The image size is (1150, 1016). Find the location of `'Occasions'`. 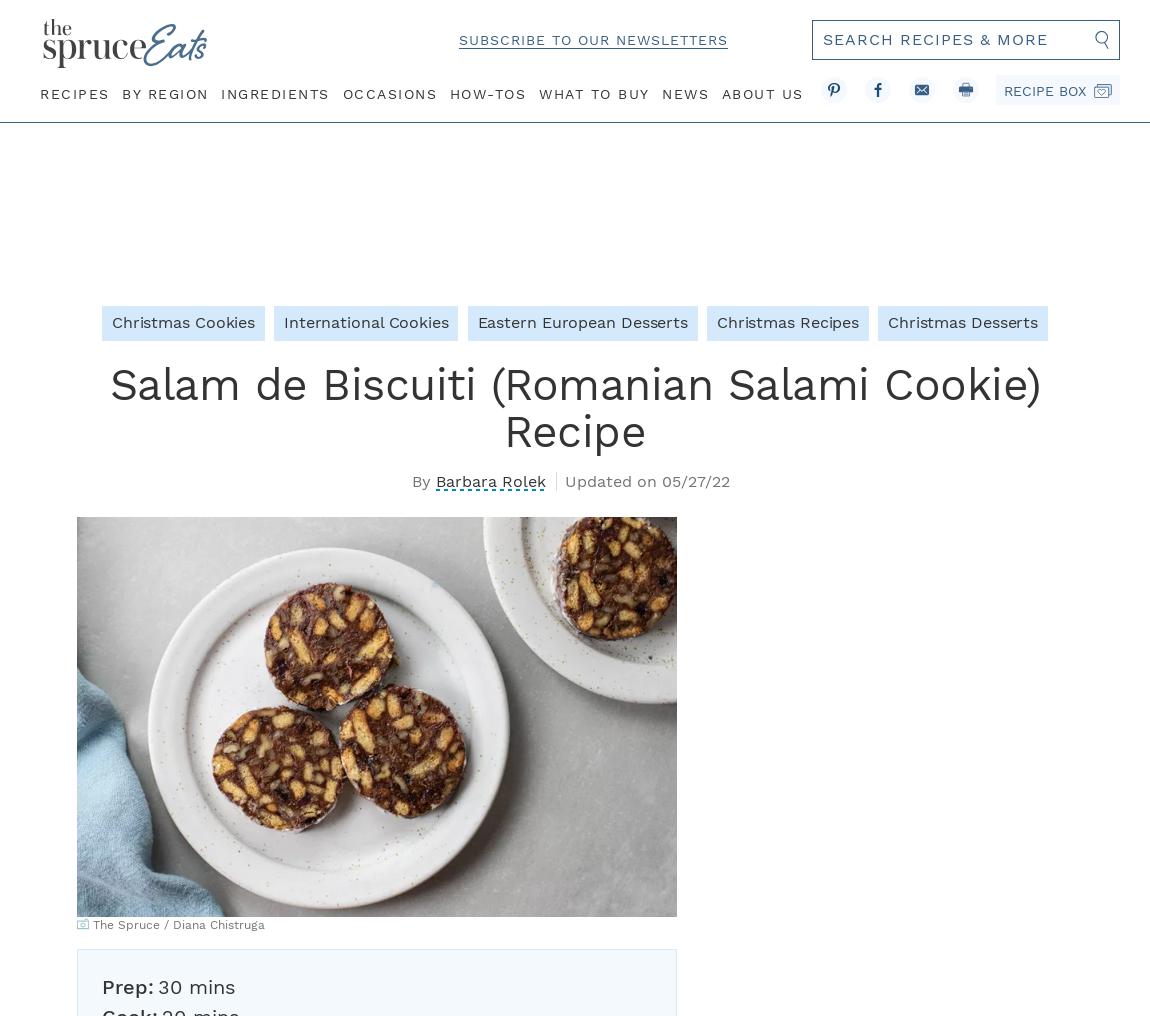

'Occasions' is located at coordinates (389, 92).